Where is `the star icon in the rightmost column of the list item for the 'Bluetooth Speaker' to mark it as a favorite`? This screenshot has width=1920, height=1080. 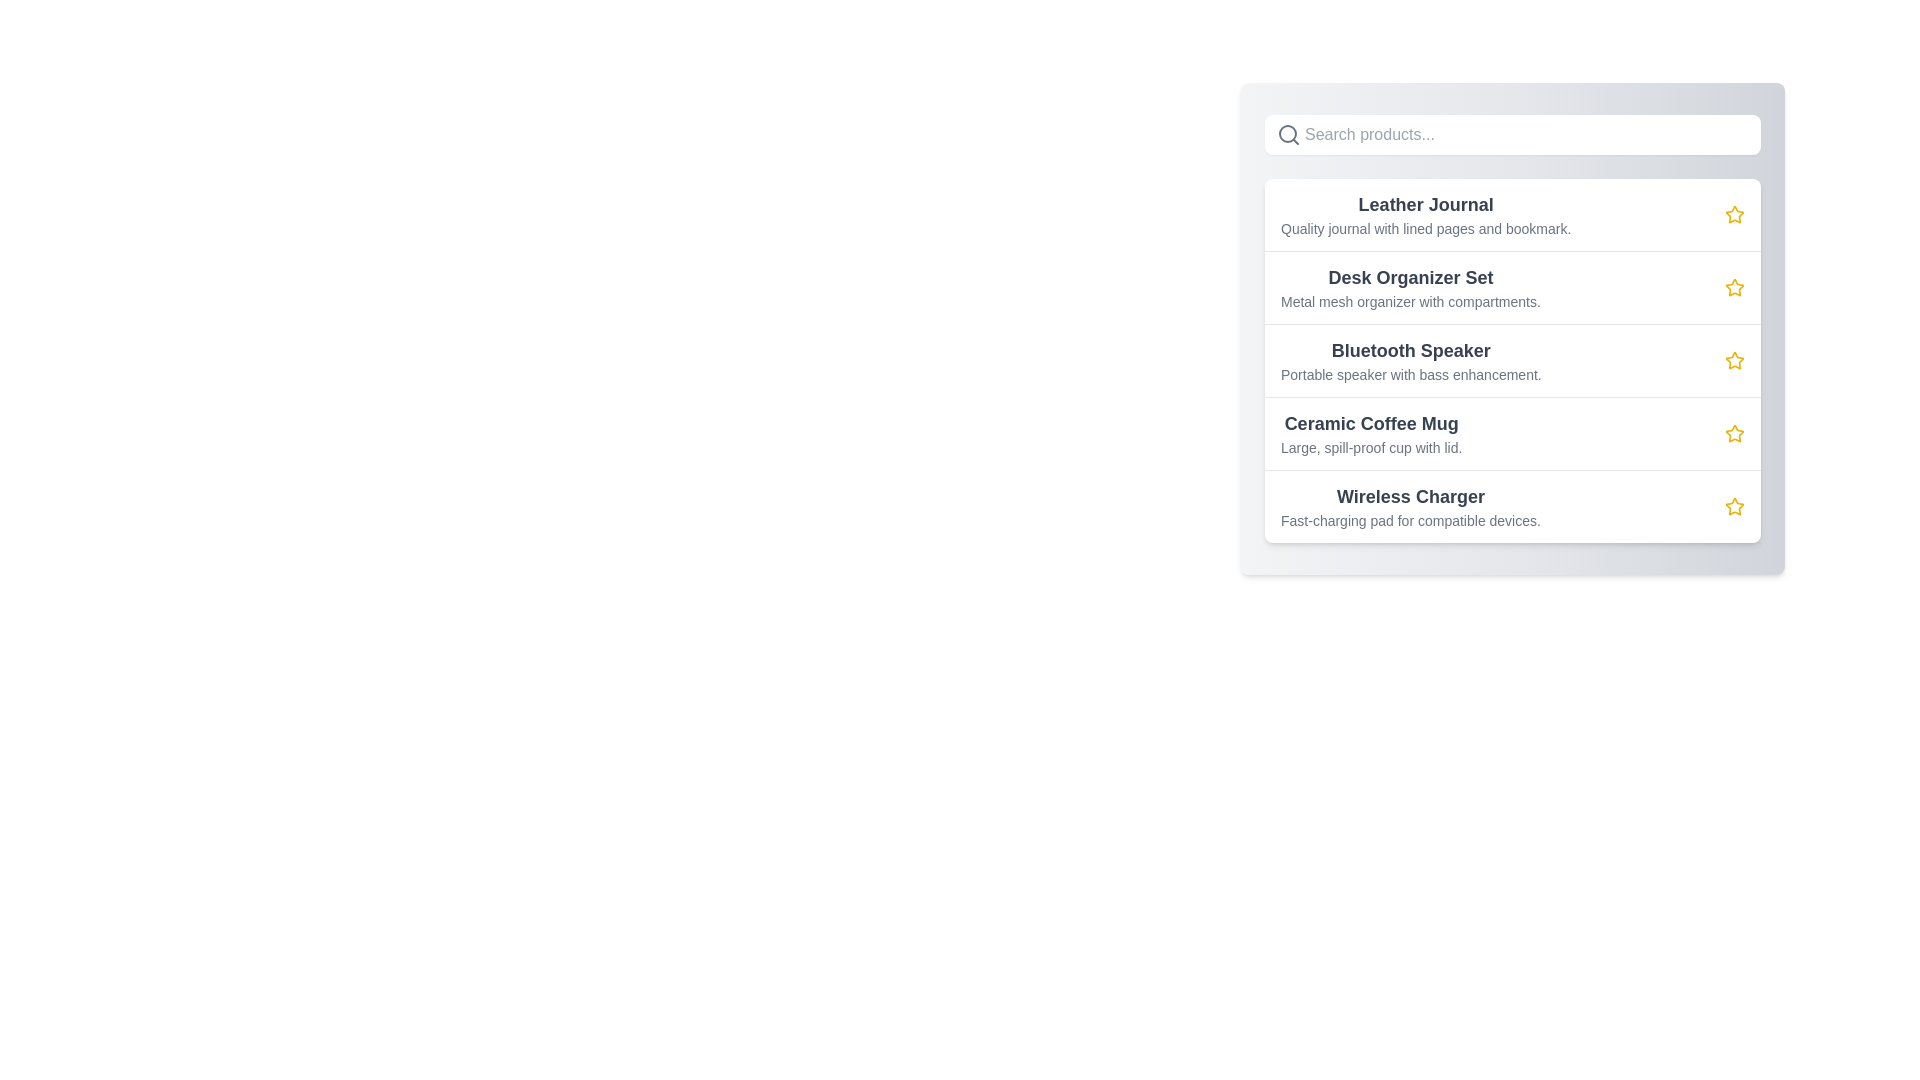 the star icon in the rightmost column of the list item for the 'Bluetooth Speaker' to mark it as a favorite is located at coordinates (1733, 361).